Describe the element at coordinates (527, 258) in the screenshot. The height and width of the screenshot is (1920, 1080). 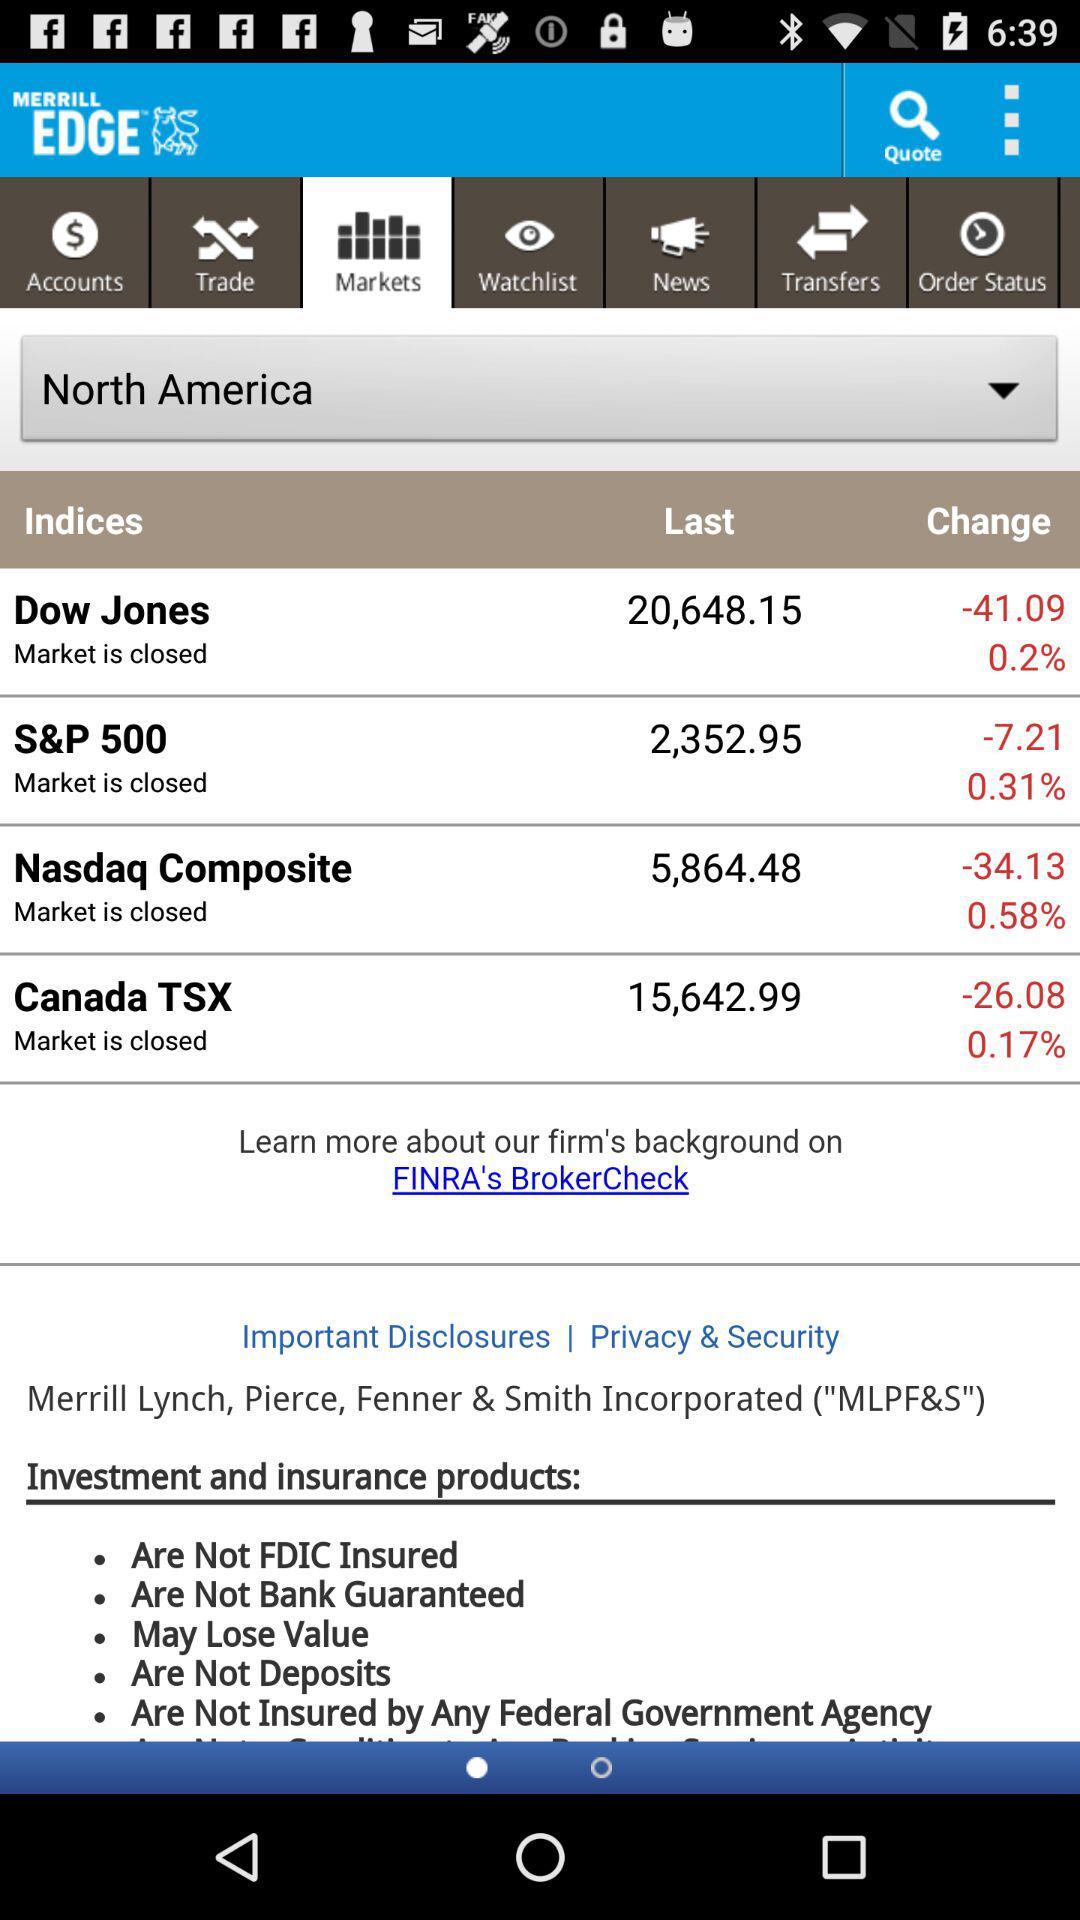
I see `the visibility icon` at that location.